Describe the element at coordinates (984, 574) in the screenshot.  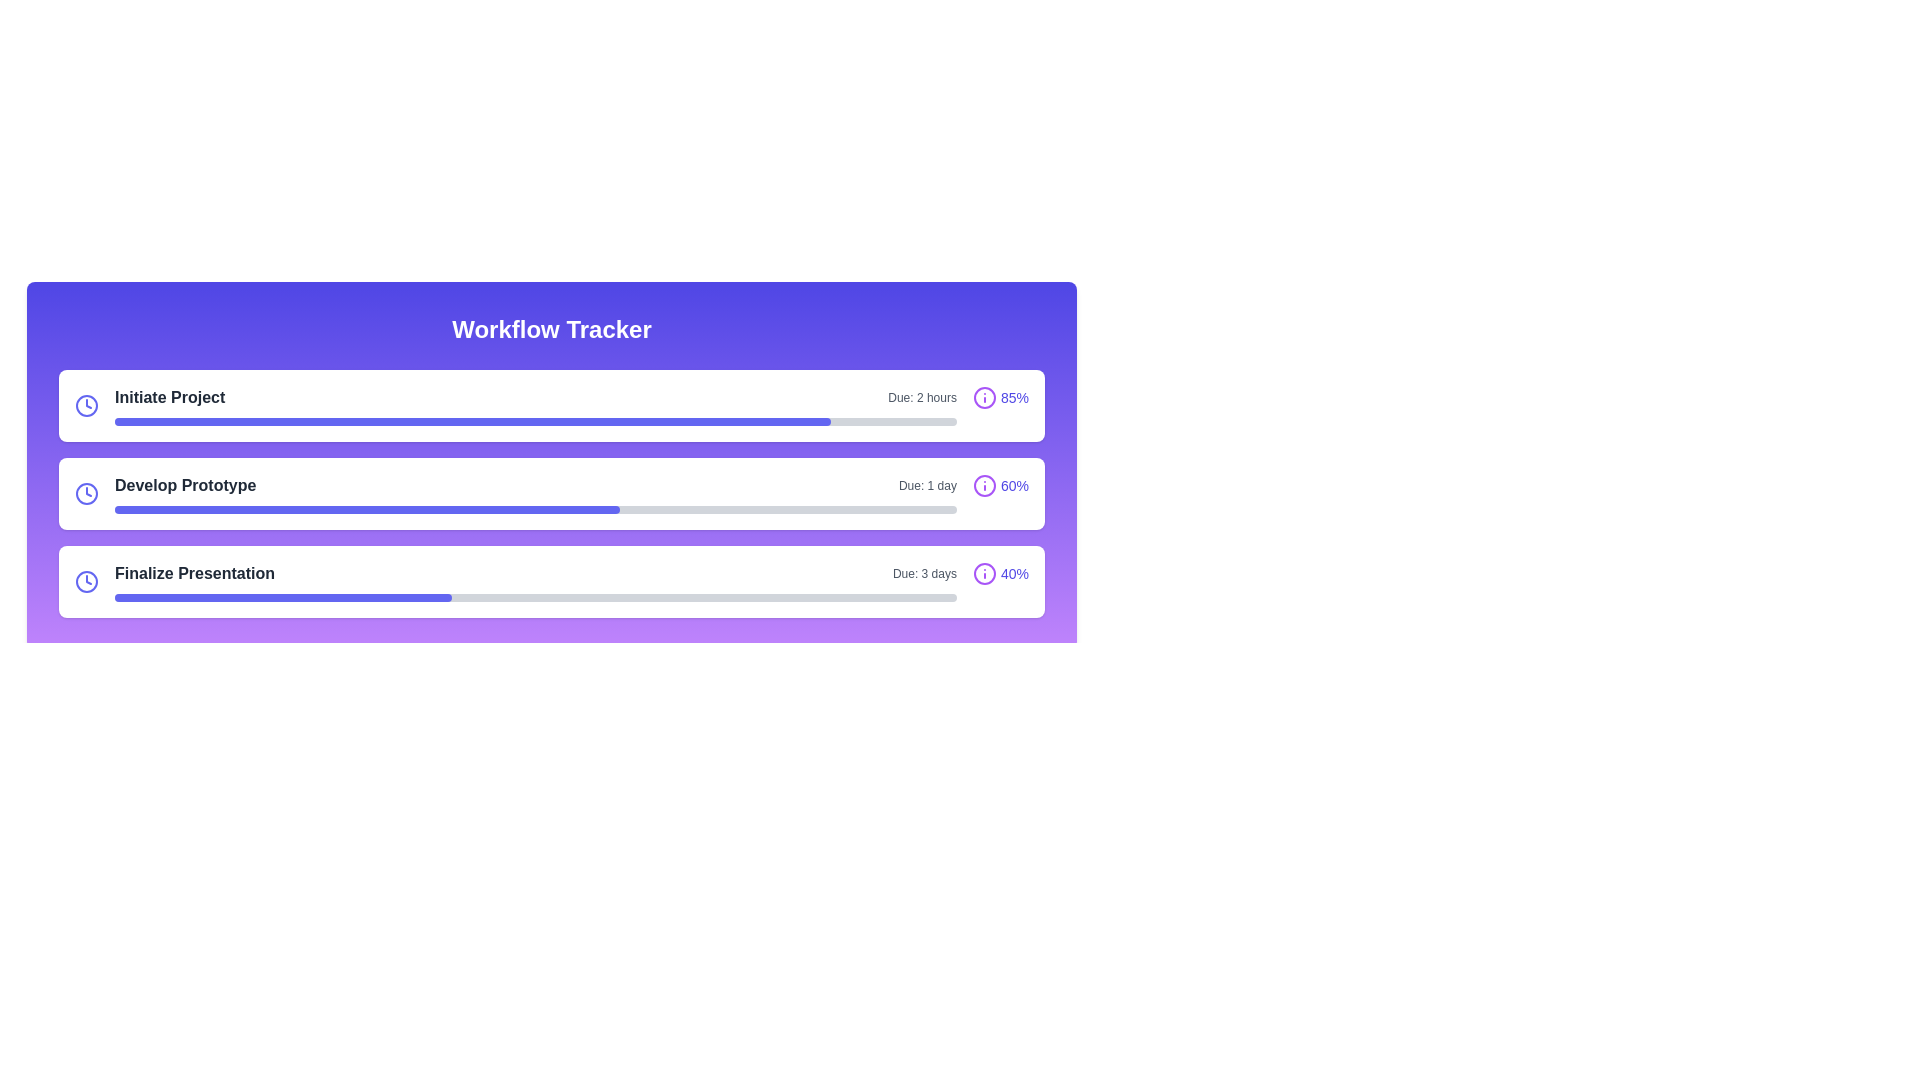
I see `the circular icon with a purple border that encloses an exclamation mark, located next to the 'Finalize Presentation' text in the third task of the workflow tracker interface` at that location.